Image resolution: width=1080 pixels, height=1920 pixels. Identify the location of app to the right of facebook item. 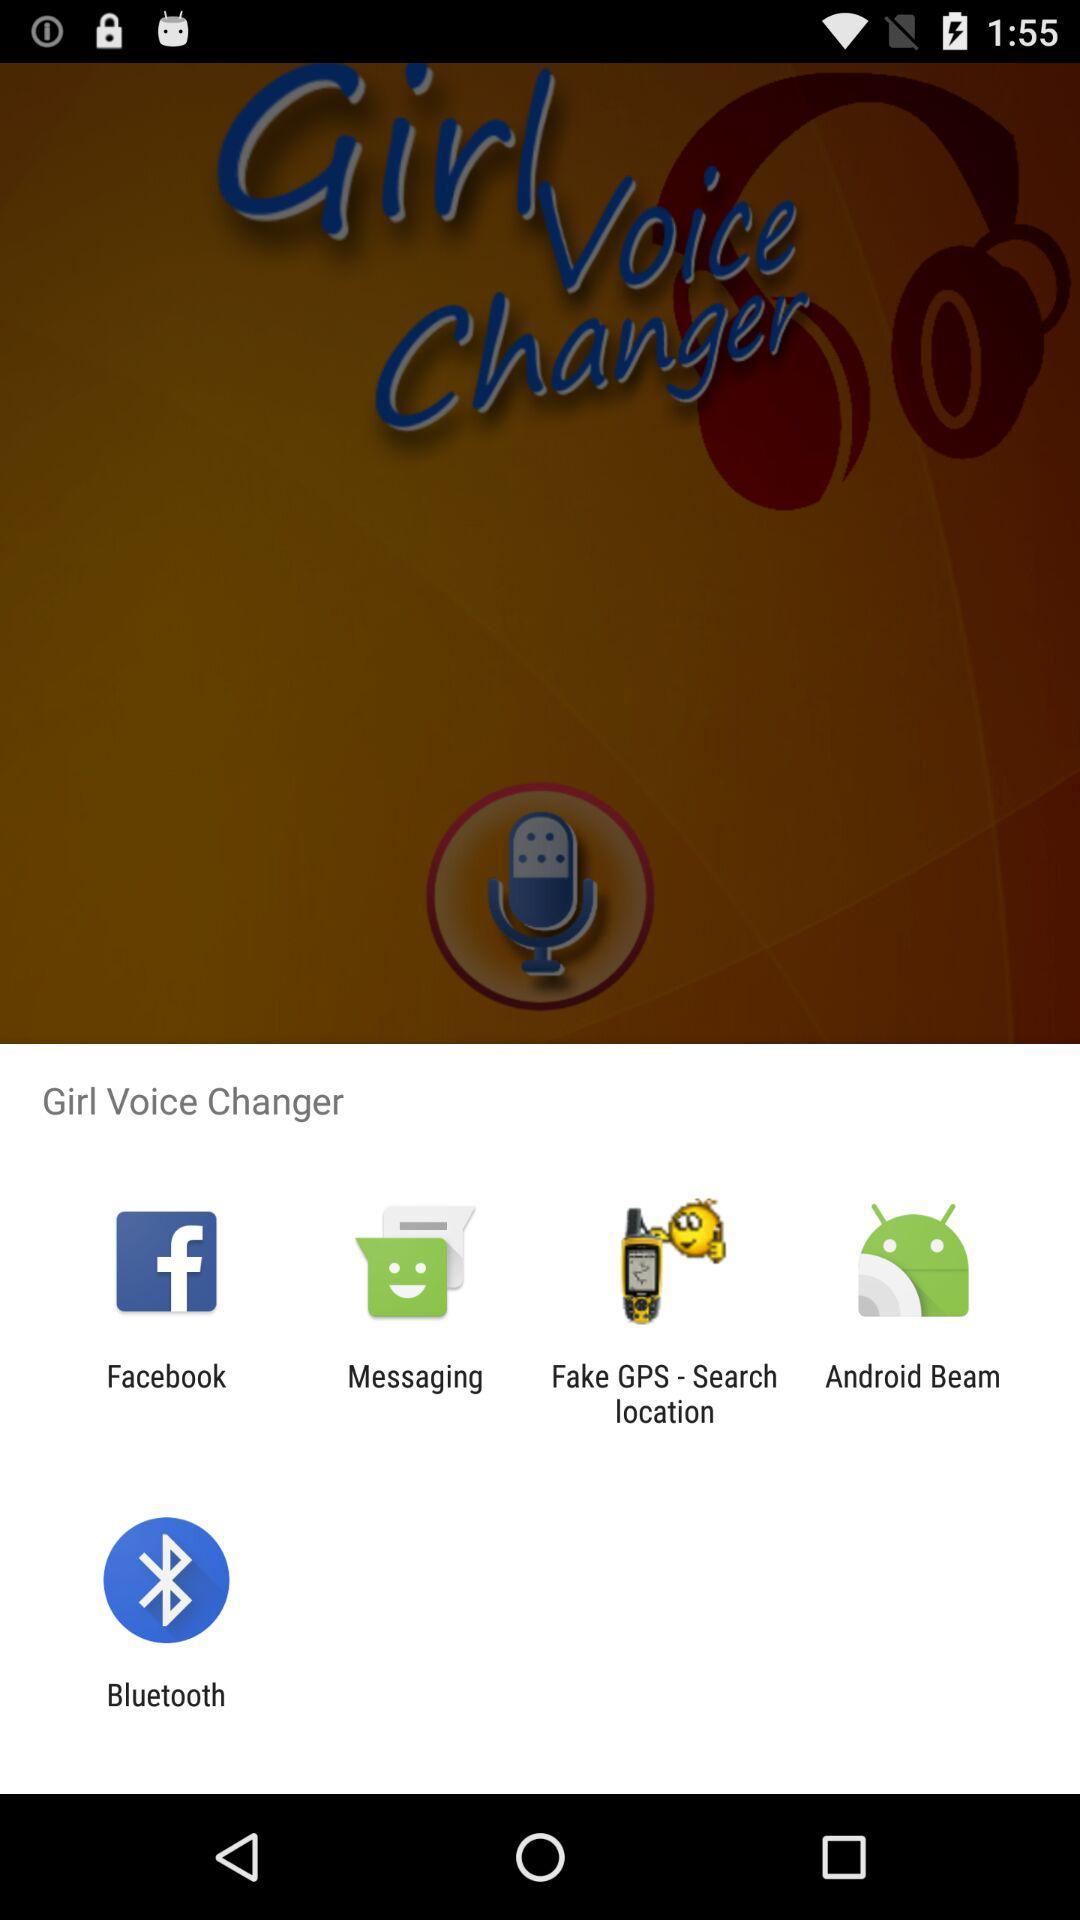
(414, 1392).